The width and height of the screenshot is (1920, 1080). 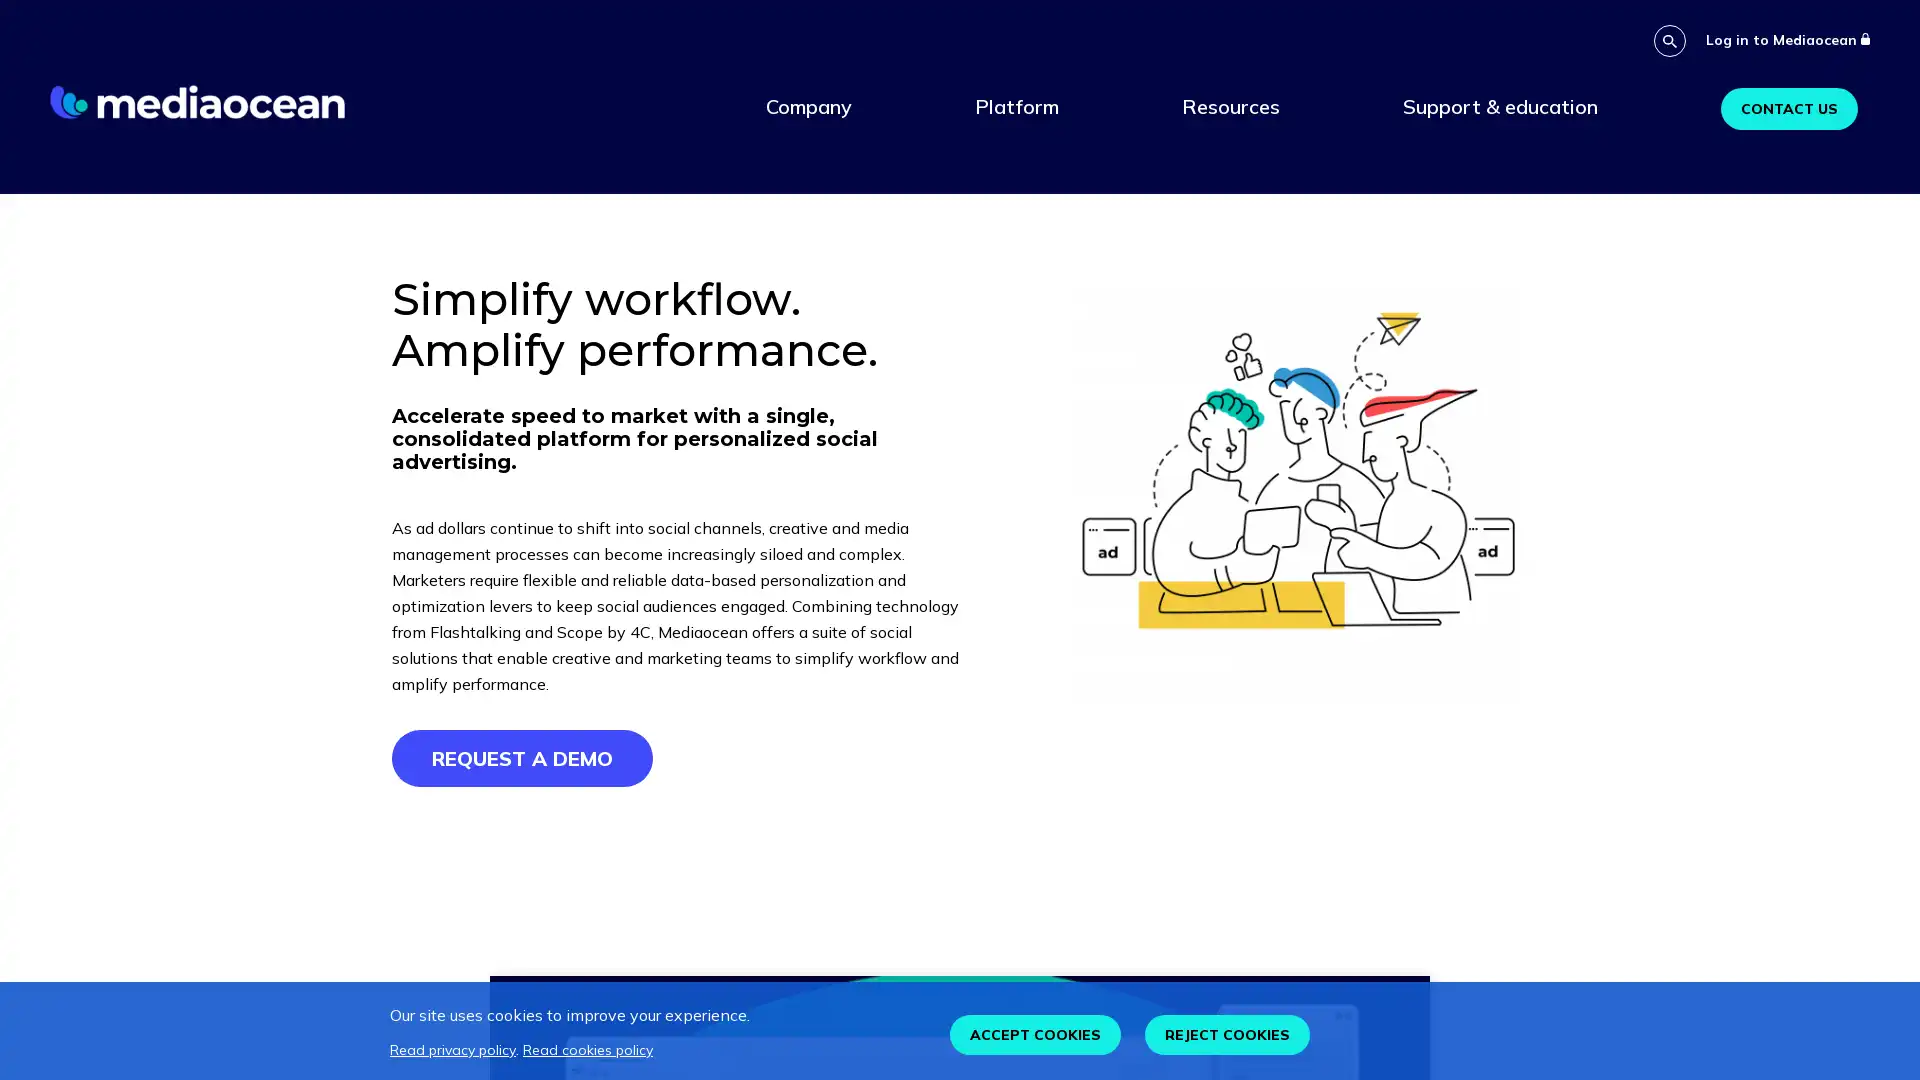 I want to click on REJECT COOKIES, so click(x=1226, y=1033).